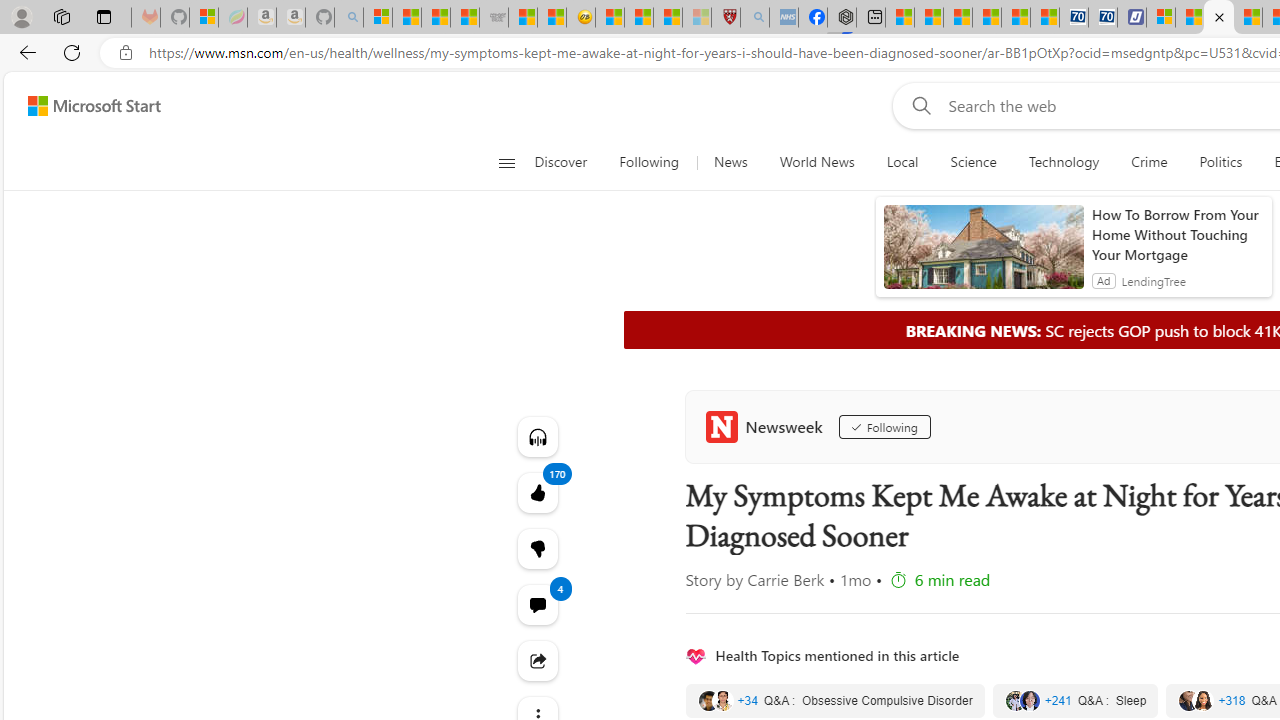 The height and width of the screenshot is (720, 1280). I want to click on 'Class: button-glyph', so click(506, 162).